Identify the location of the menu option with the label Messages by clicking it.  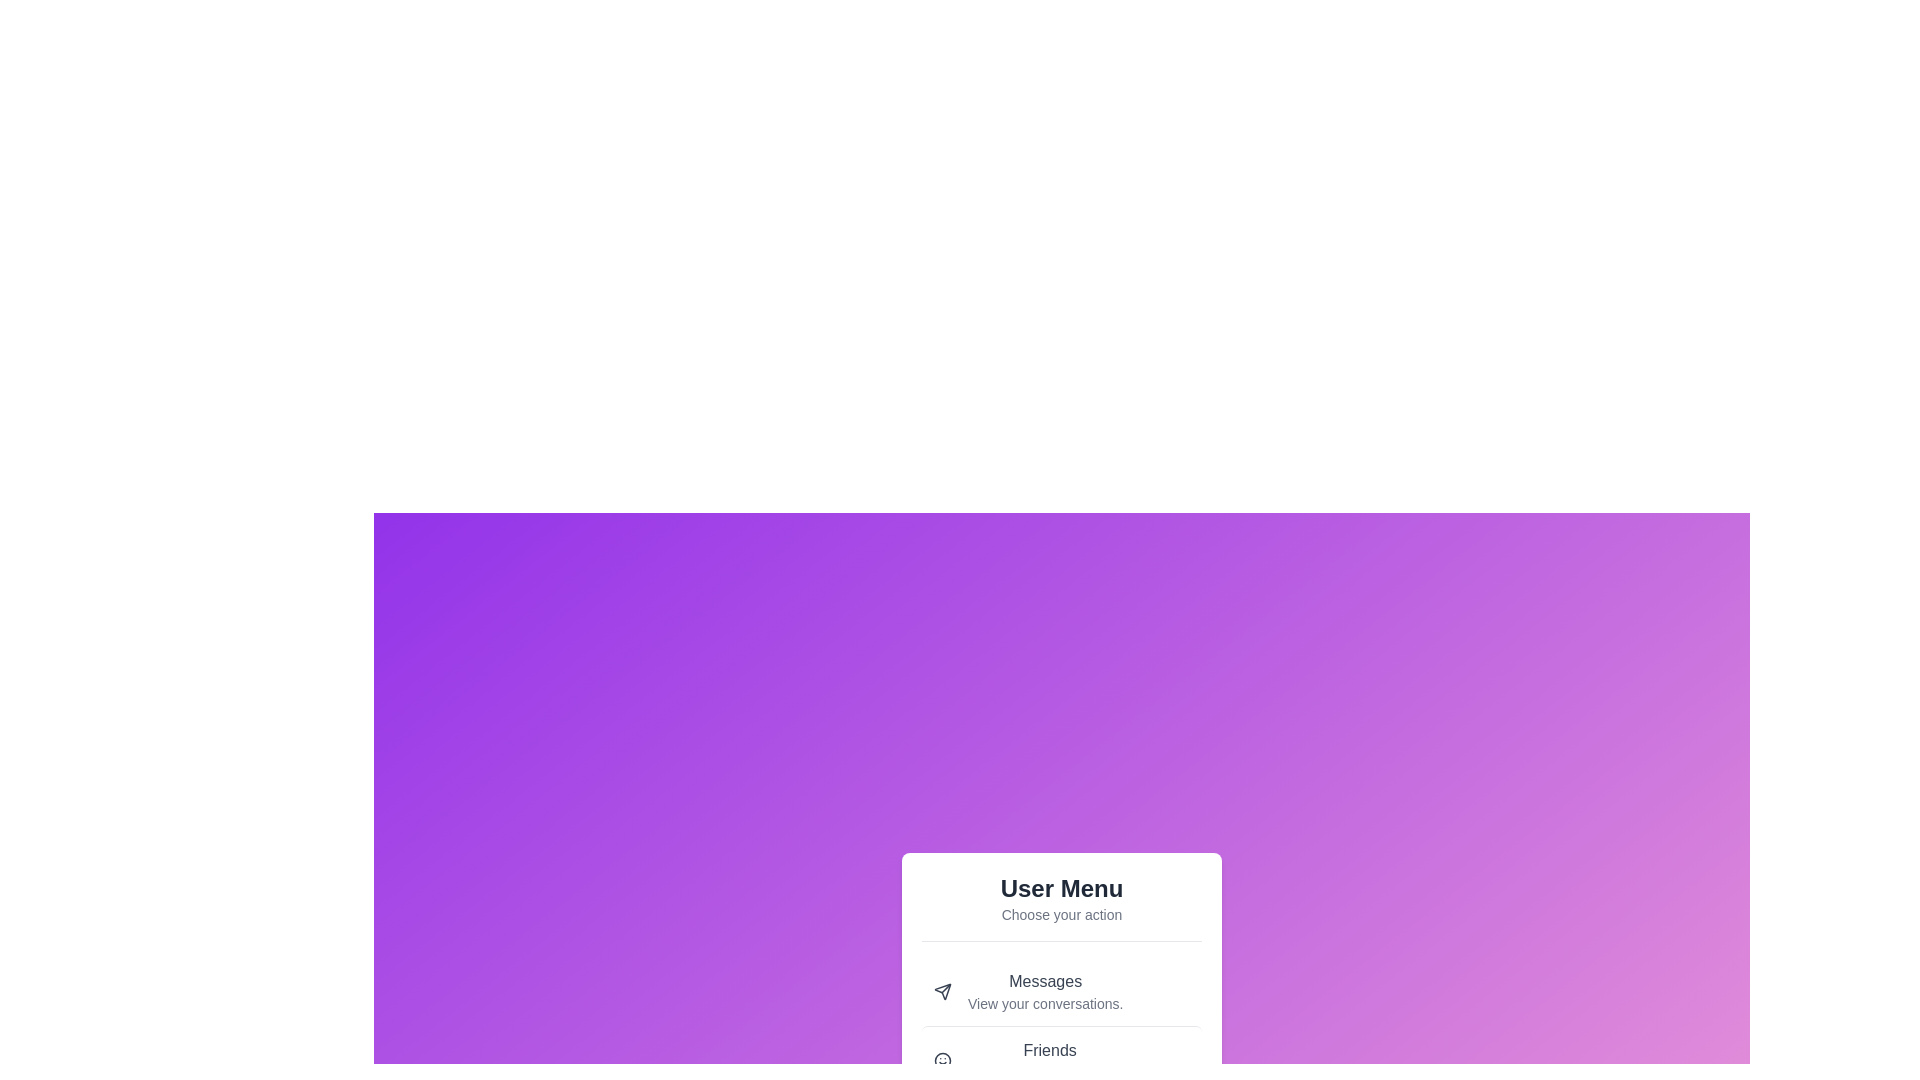
(1060, 991).